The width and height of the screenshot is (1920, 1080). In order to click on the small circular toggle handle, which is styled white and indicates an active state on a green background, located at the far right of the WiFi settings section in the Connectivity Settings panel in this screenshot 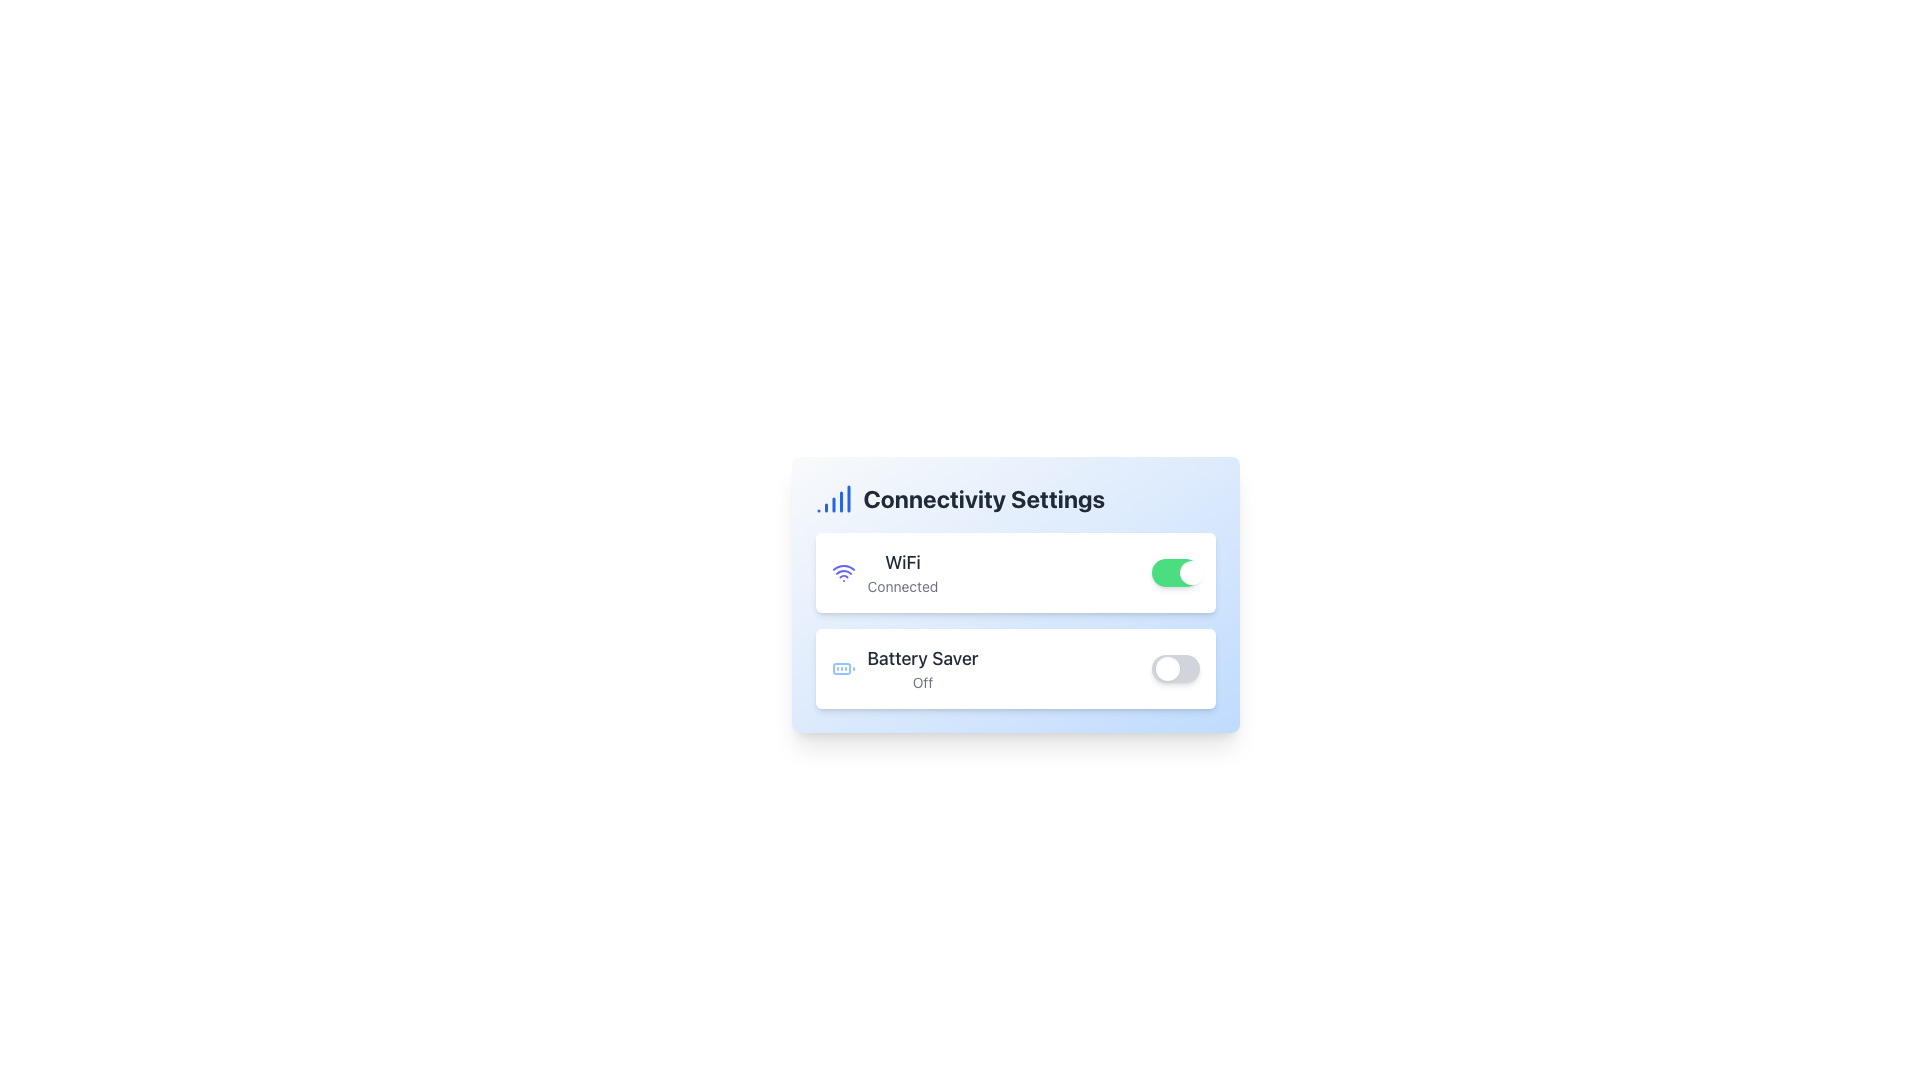, I will do `click(1191, 573)`.